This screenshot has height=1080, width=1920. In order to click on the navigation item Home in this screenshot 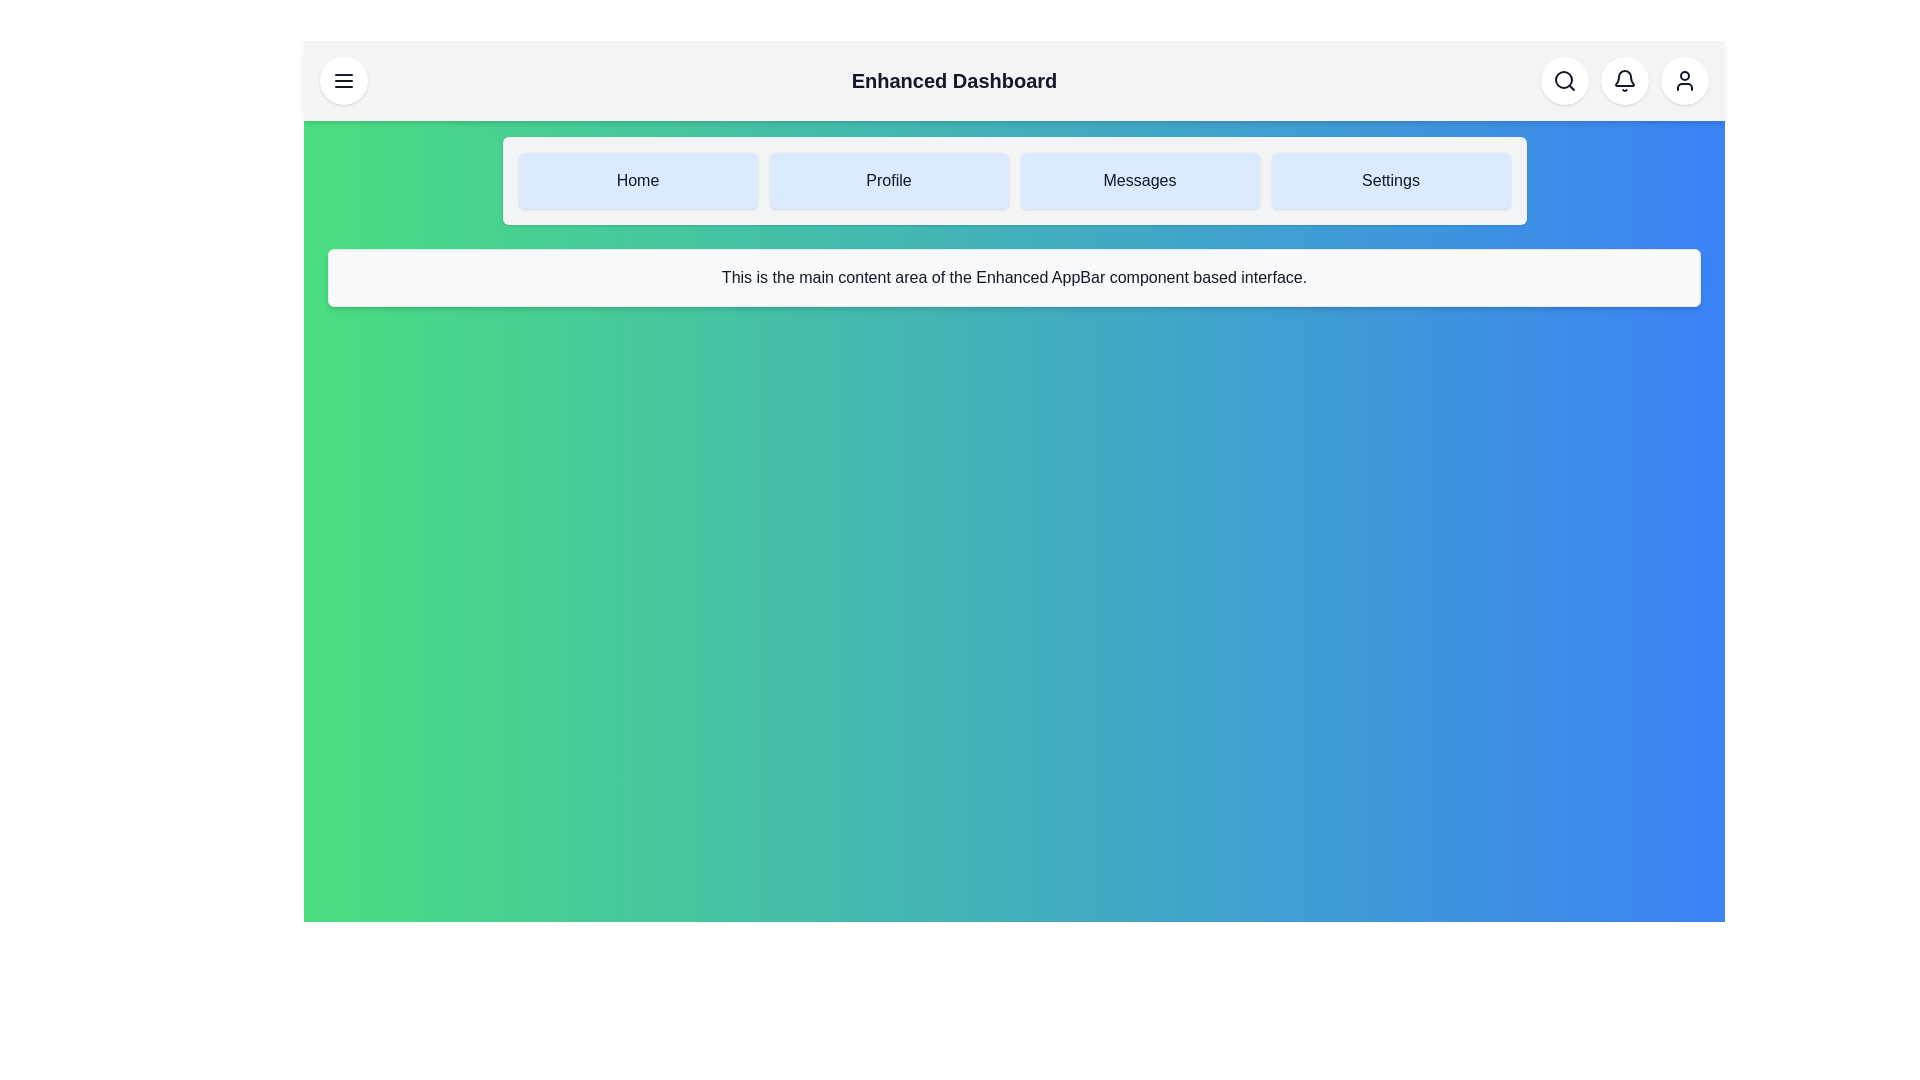, I will do `click(637, 181)`.